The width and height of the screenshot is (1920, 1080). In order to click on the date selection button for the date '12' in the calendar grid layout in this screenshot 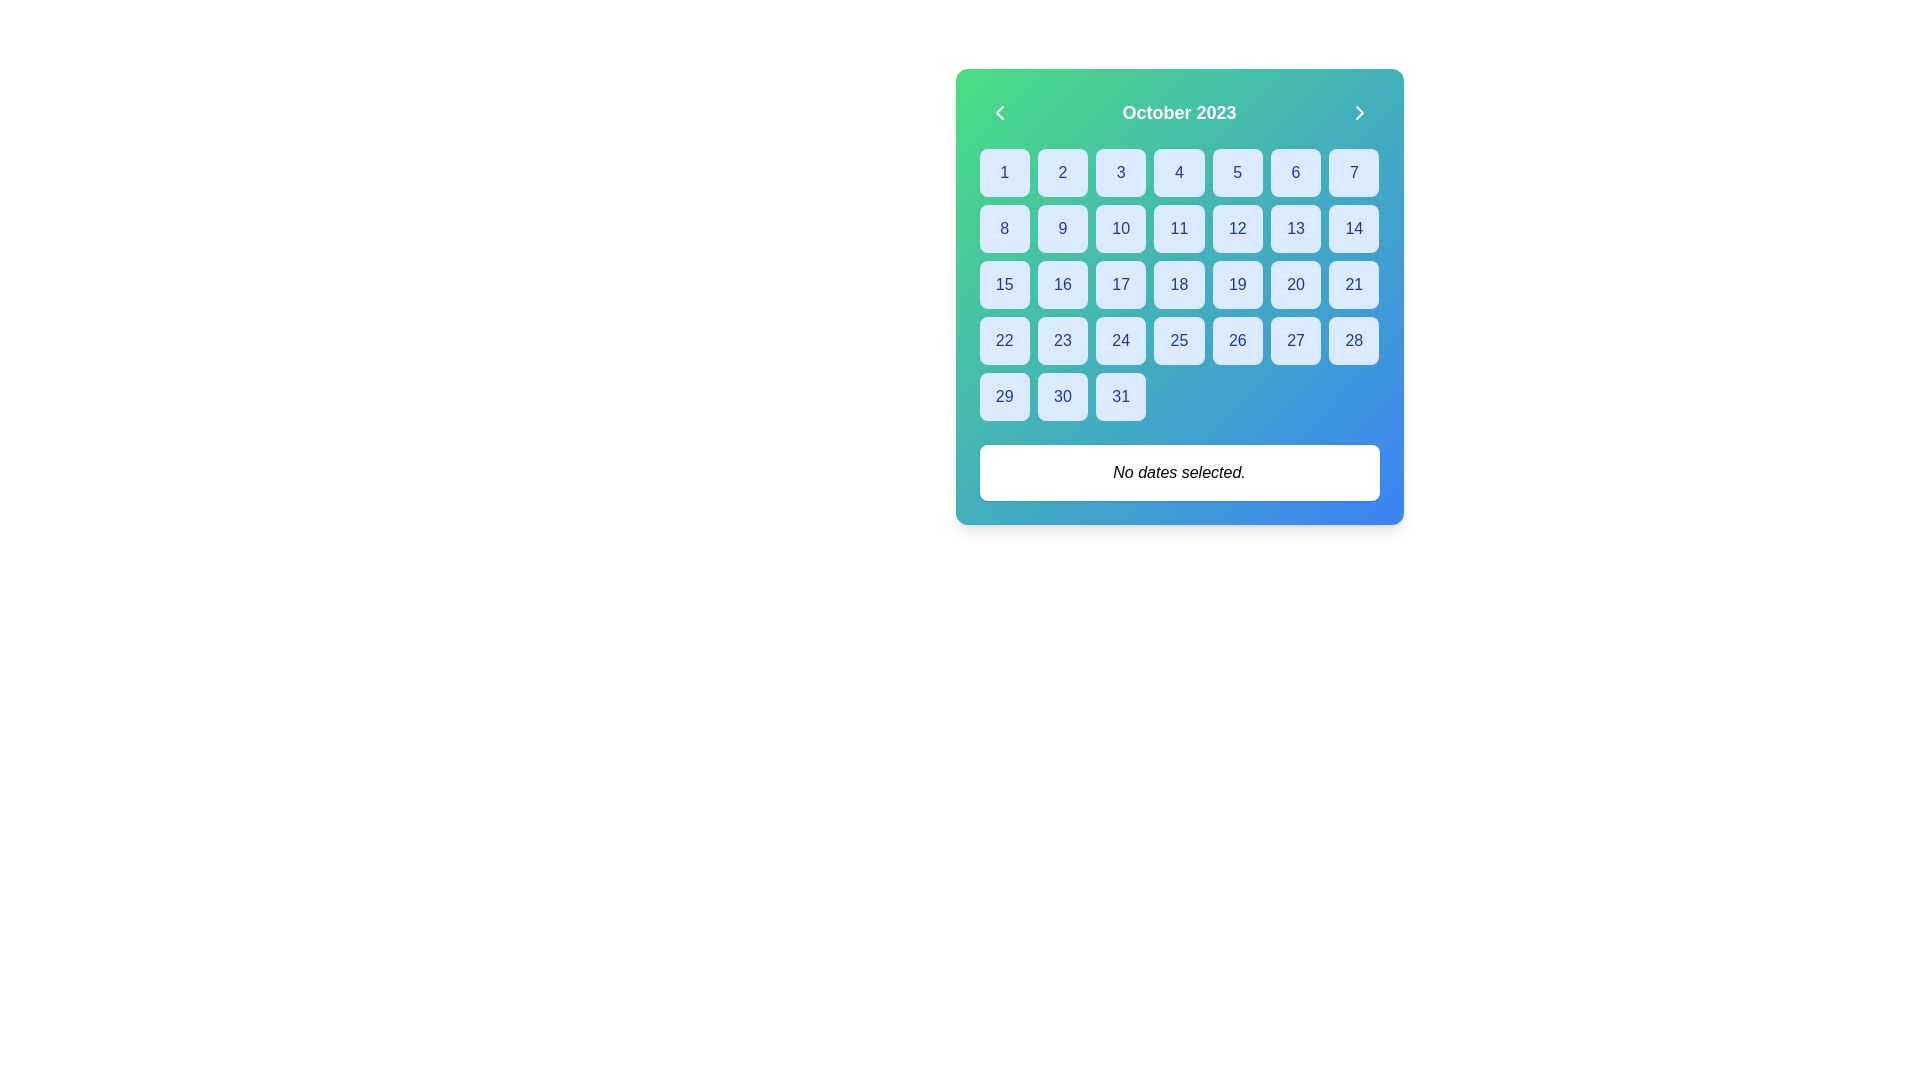, I will do `click(1236, 227)`.